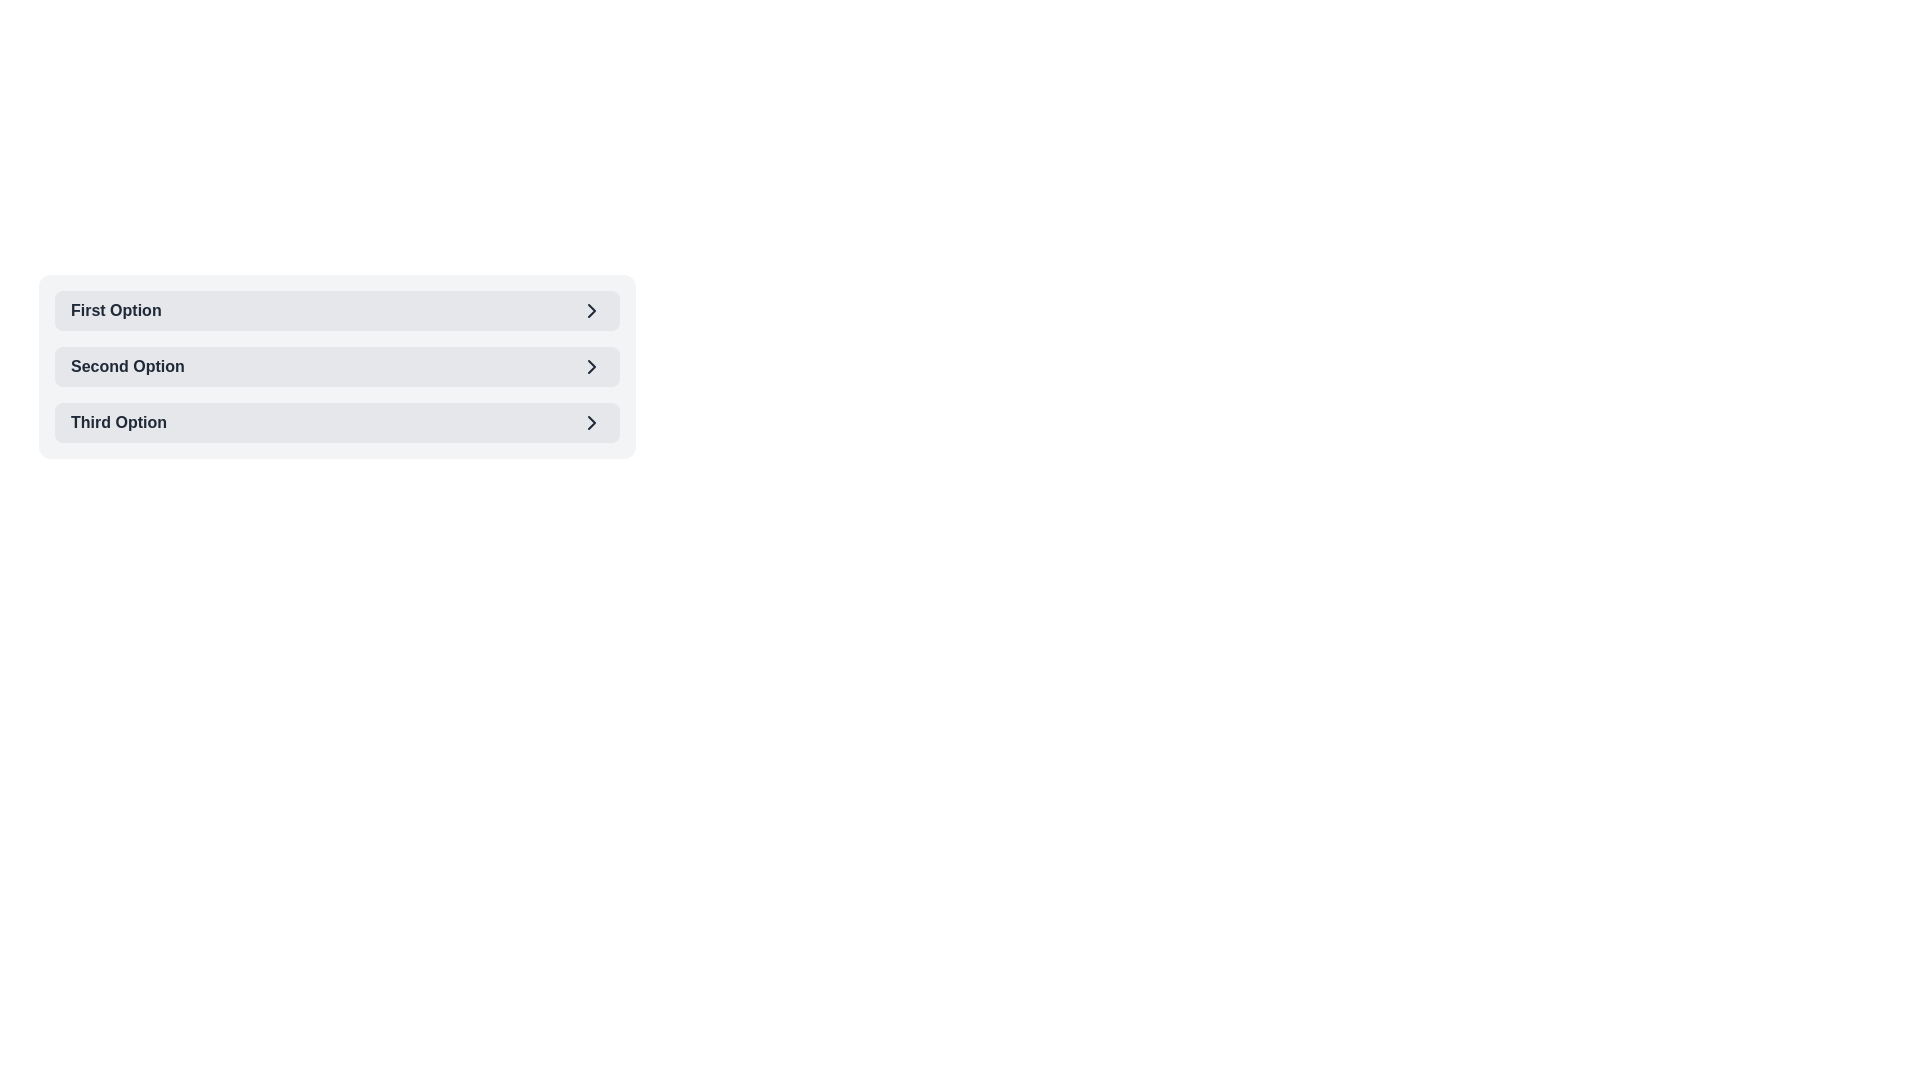  Describe the element at coordinates (590, 422) in the screenshot. I see `the chevron icon located at the far right of the 'Third Option' row to interact and expand additional content or navigate` at that location.